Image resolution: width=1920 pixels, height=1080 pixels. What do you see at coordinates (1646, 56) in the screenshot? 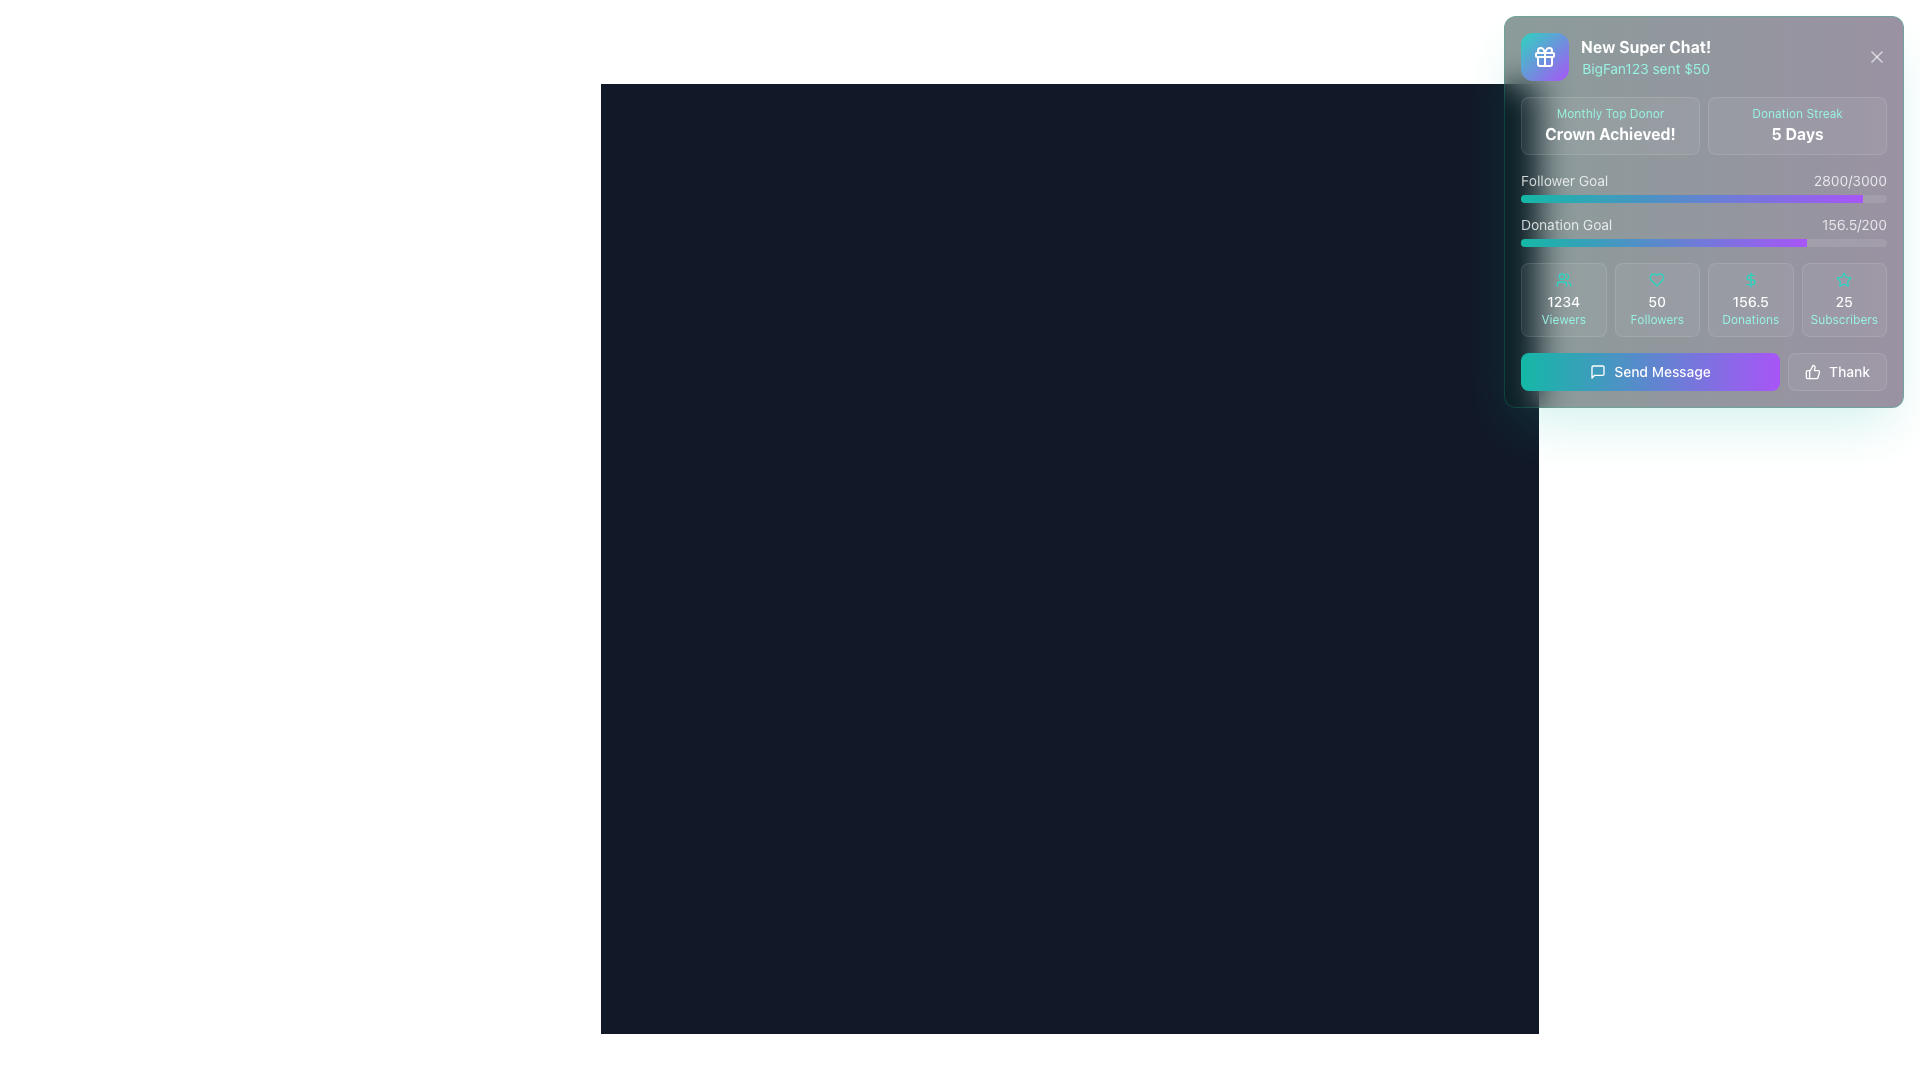
I see `the text block displaying 'New Super Chat!' and 'BigFan123 sent $50' located at the top of the popup card on the right side of the interface` at bounding box center [1646, 56].